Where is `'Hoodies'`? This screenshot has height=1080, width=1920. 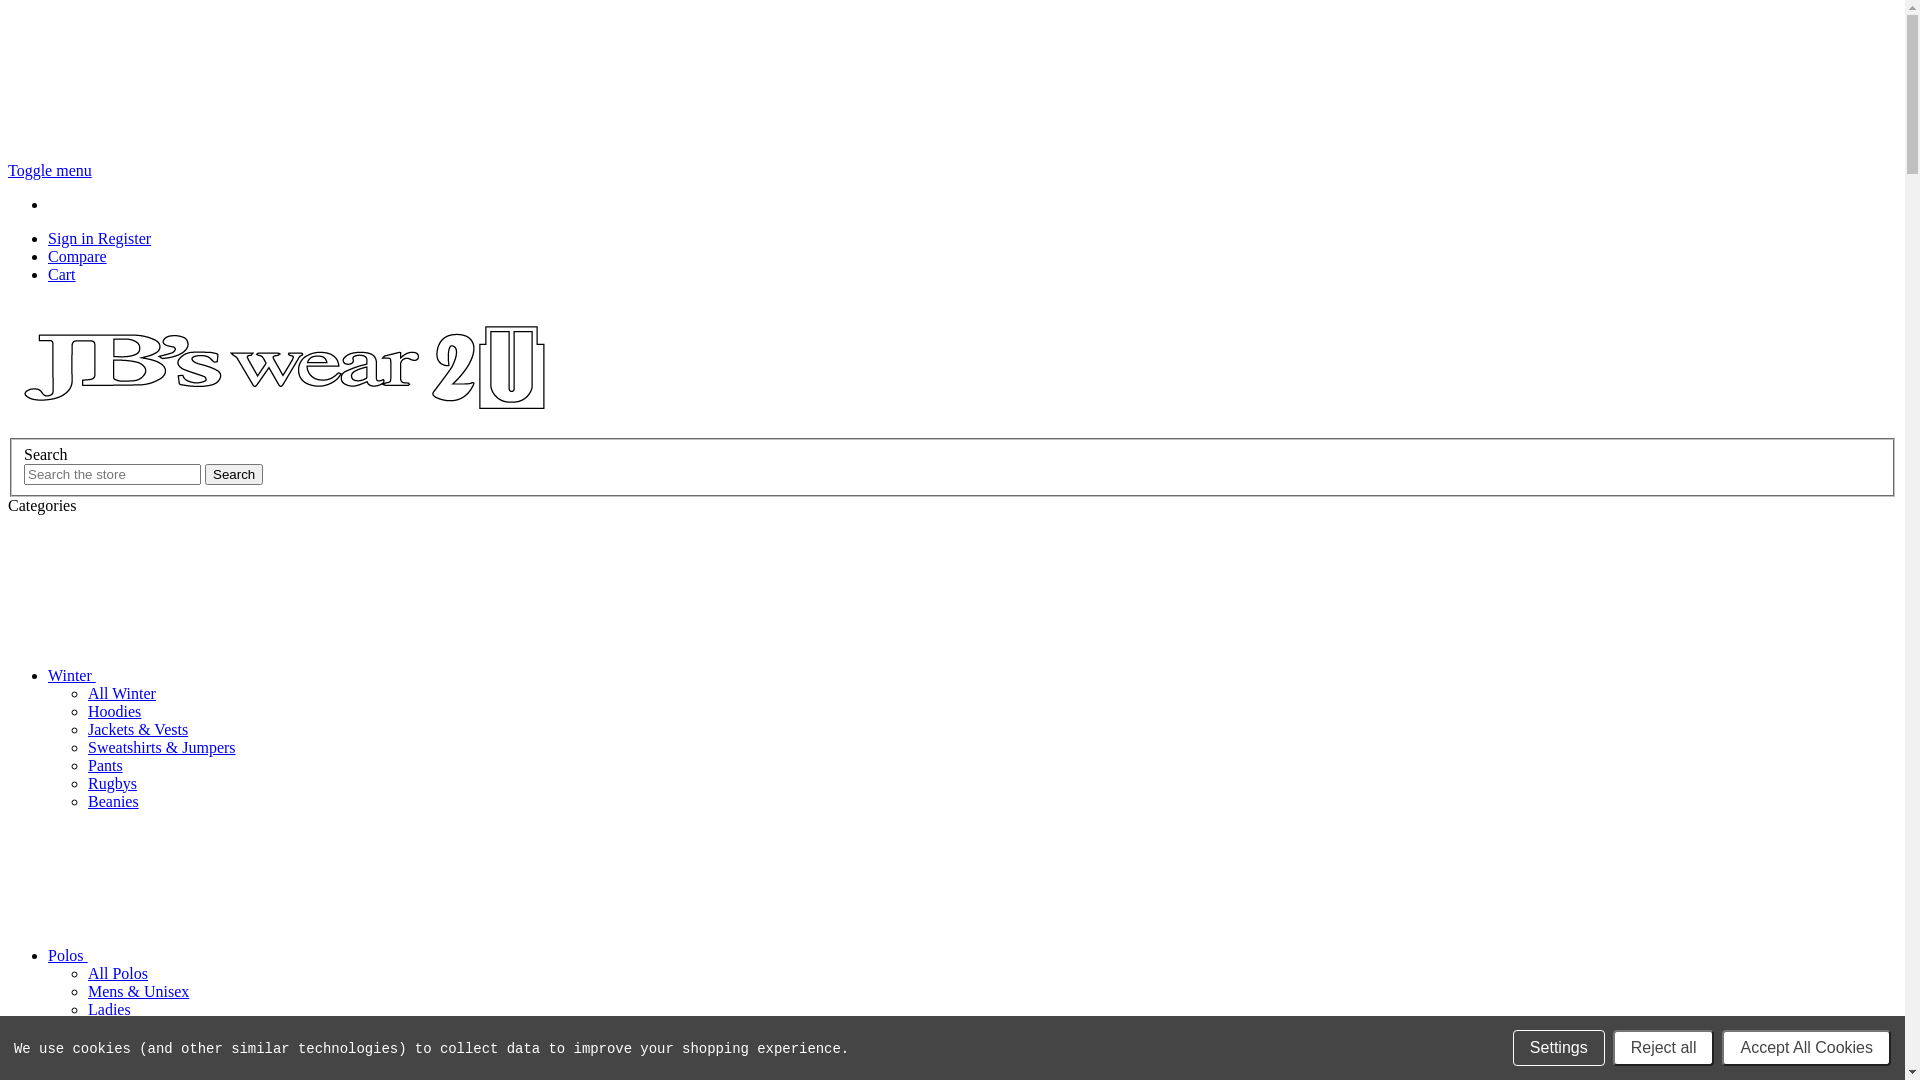
'Hoodies' is located at coordinates (86, 710).